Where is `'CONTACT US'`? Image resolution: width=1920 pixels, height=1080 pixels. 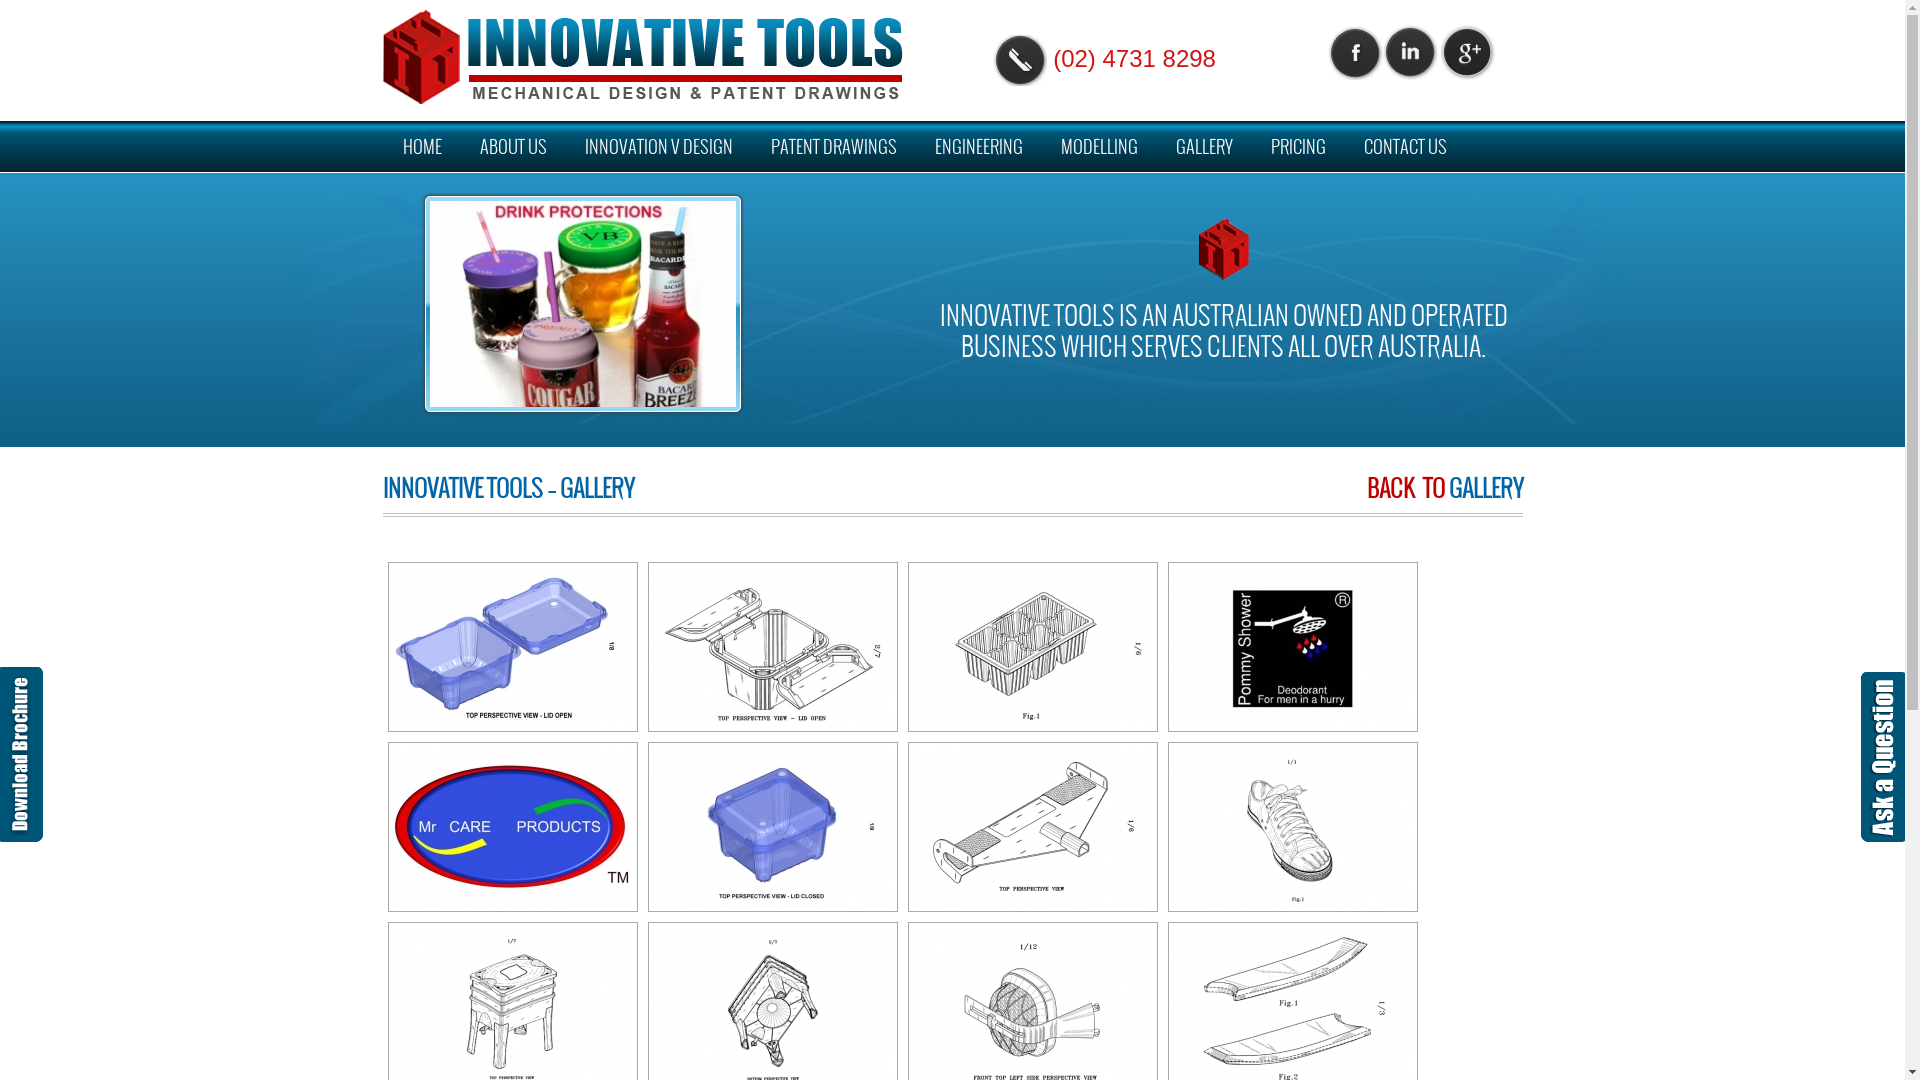
'CONTACT US' is located at coordinates (1404, 145).